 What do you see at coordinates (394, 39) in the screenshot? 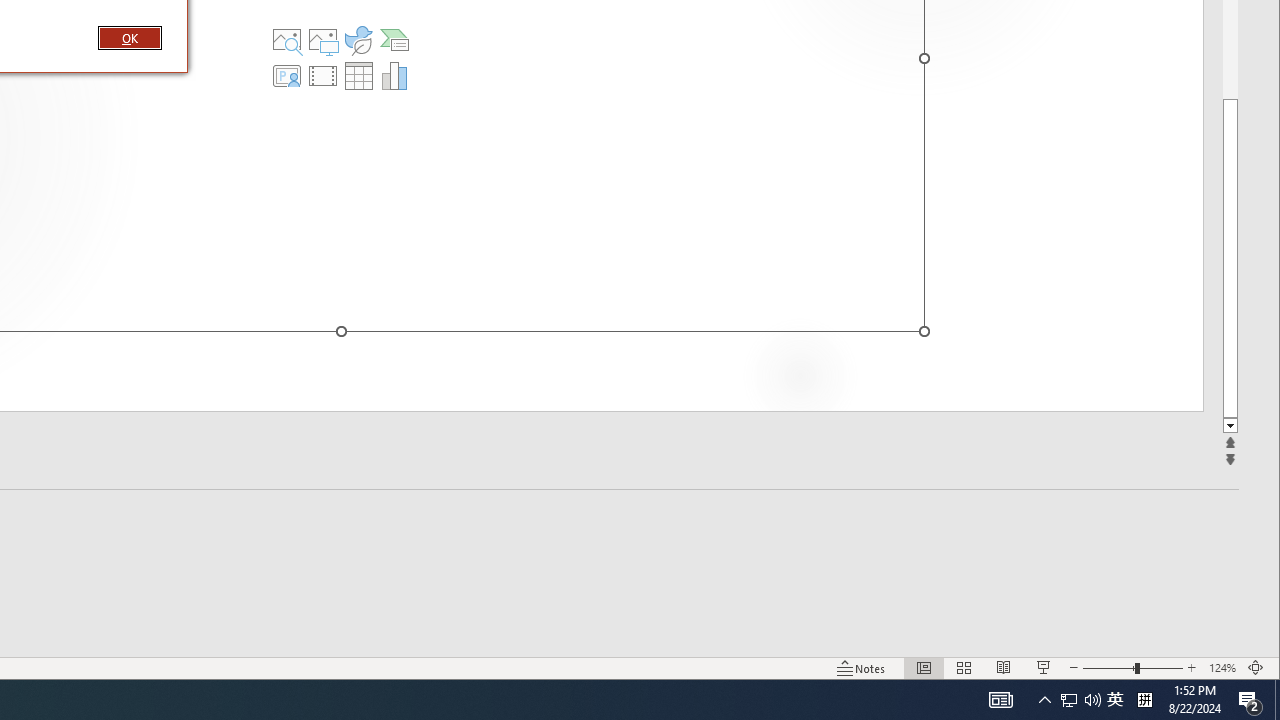
I see `'Insert a SmartArt Graphic'` at bounding box center [394, 39].